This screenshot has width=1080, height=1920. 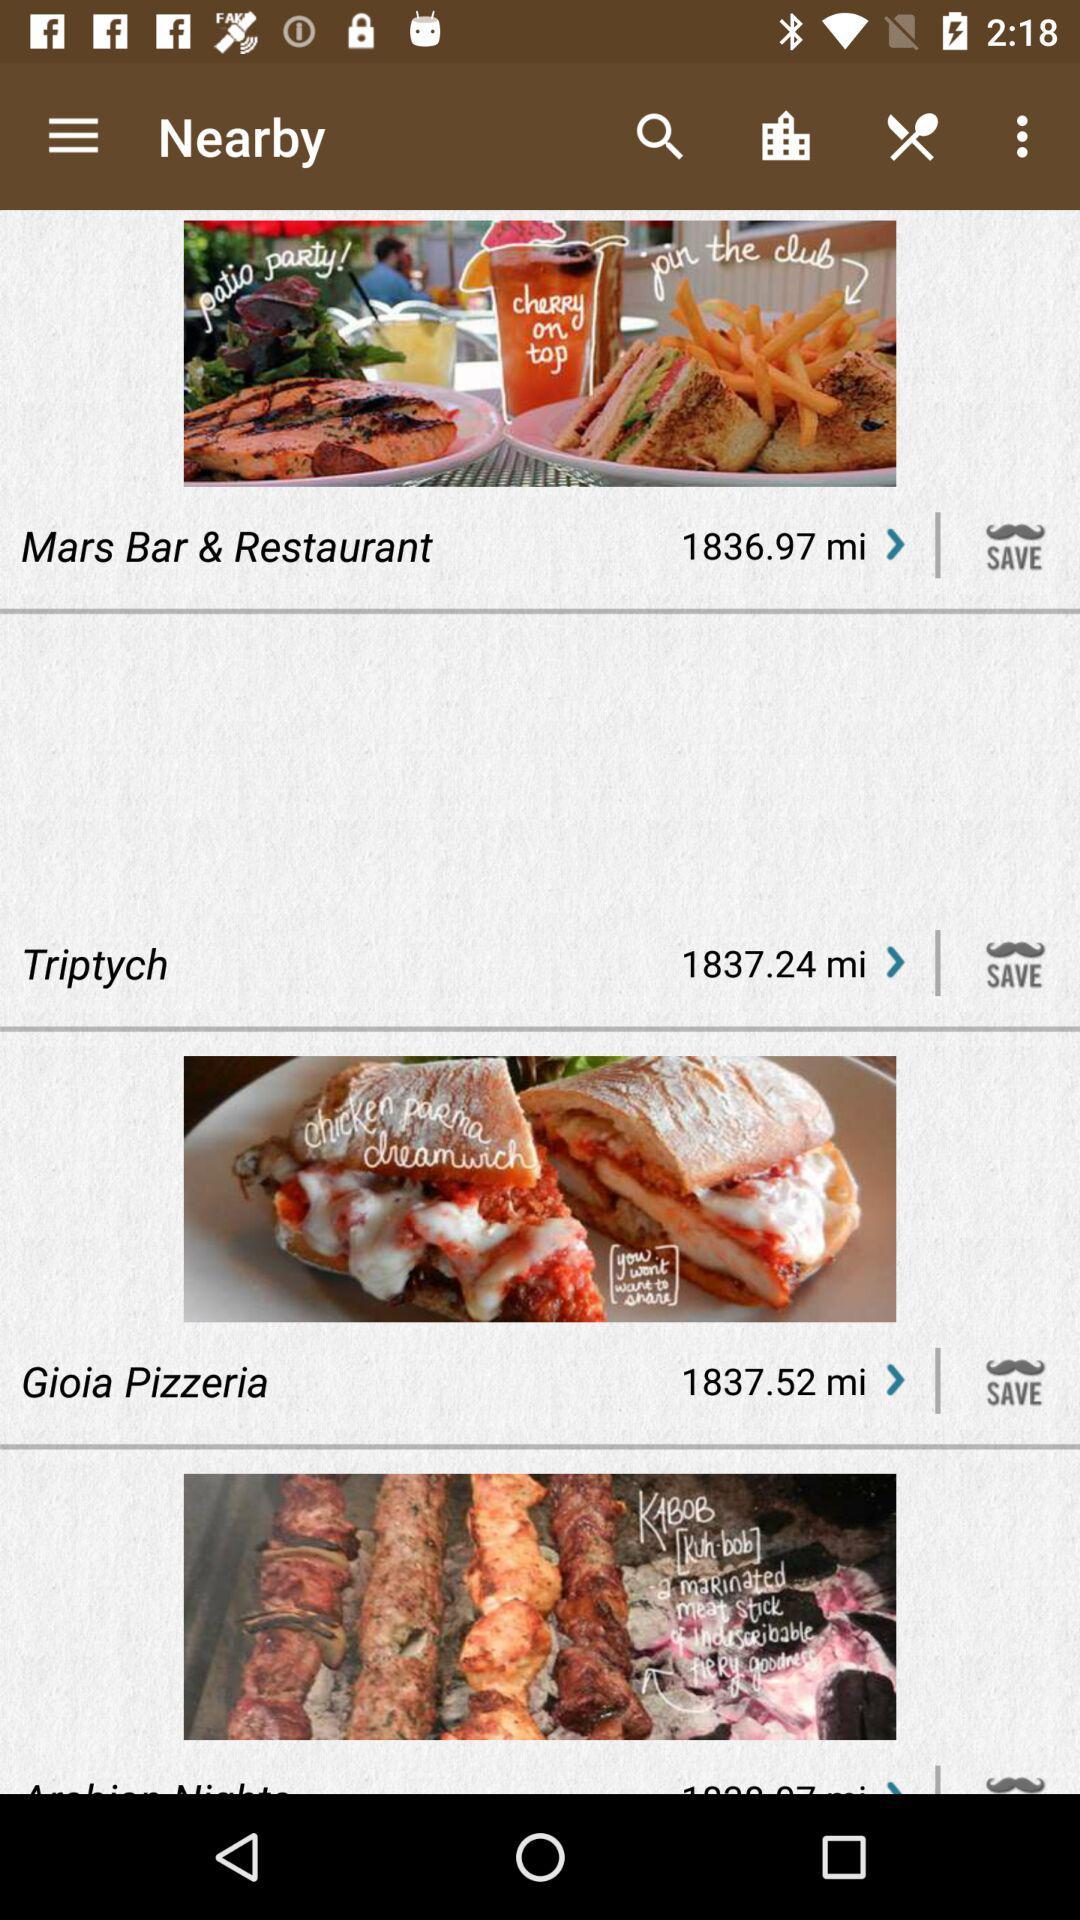 What do you see at coordinates (1015, 1379) in the screenshot?
I see `this for later` at bounding box center [1015, 1379].